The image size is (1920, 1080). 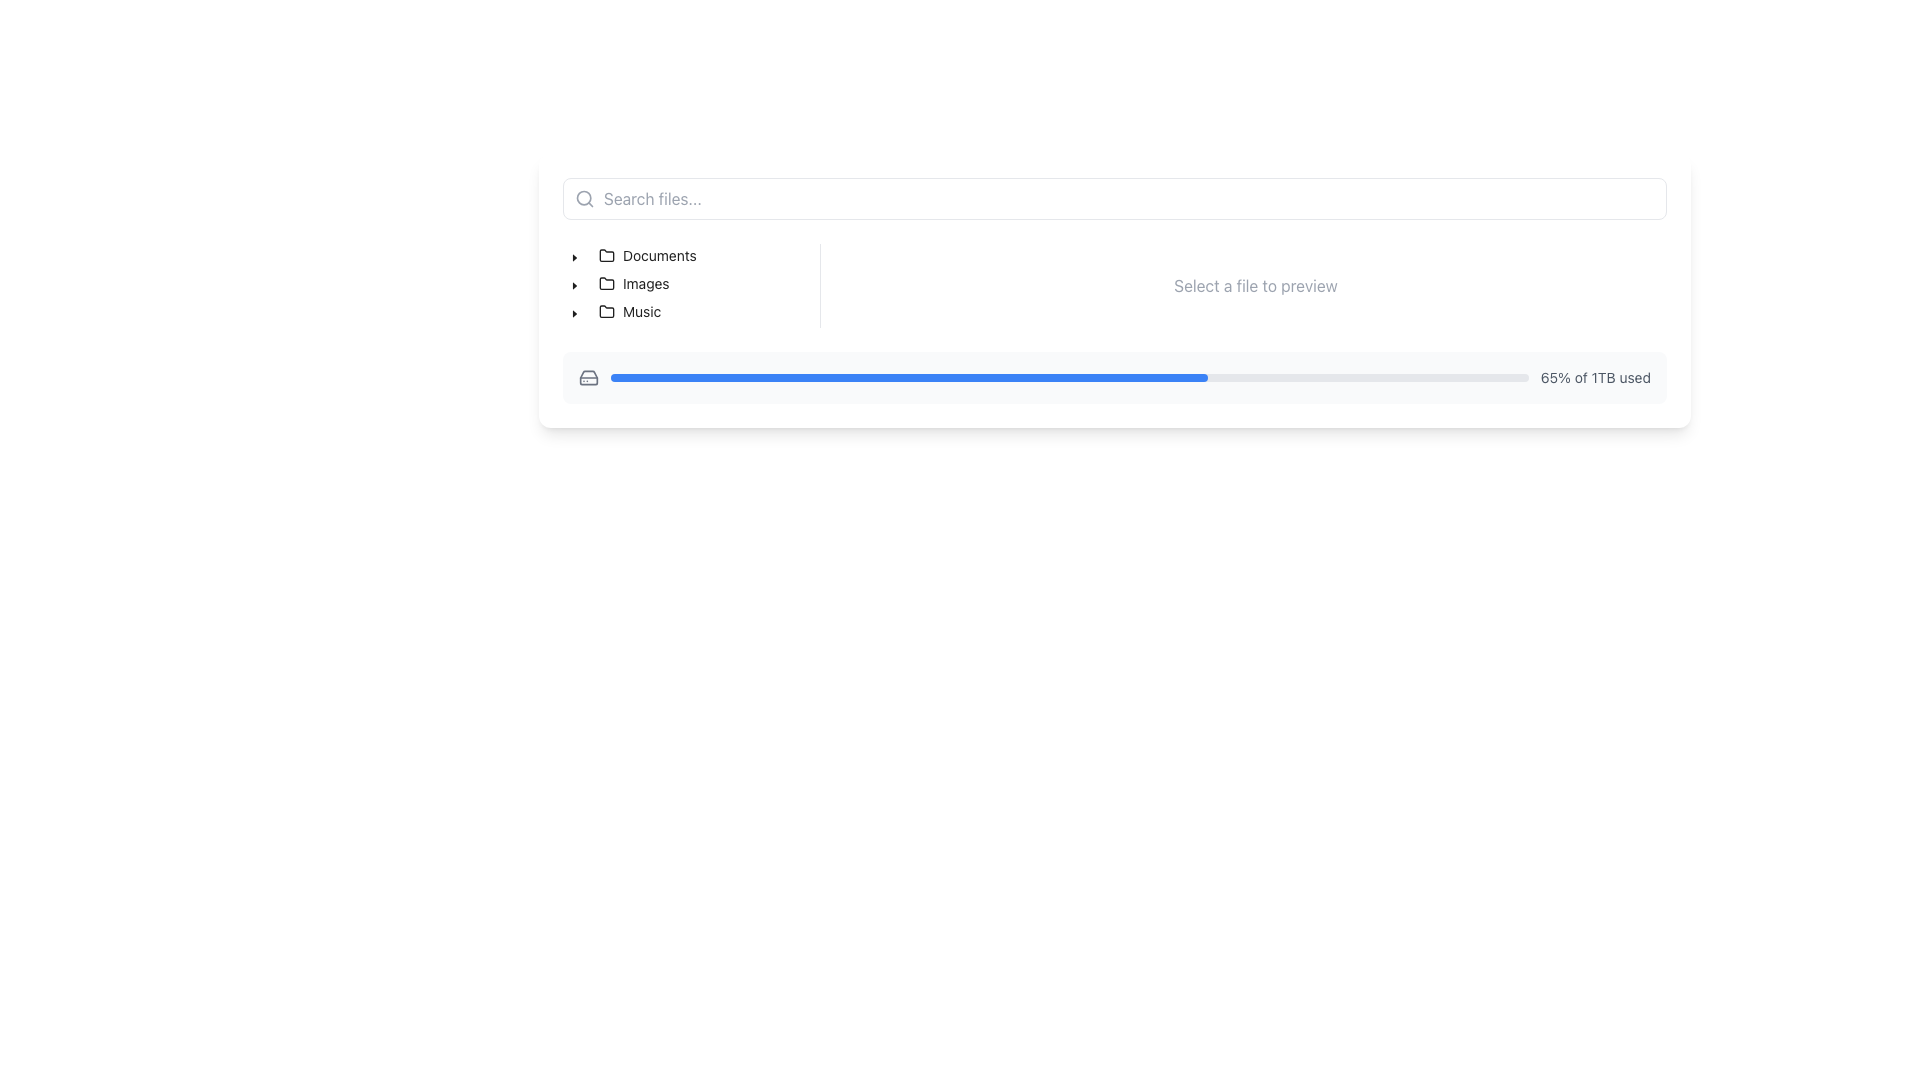 I want to click on the 'Documents' folder icon in the navigation panel, so click(x=605, y=253).